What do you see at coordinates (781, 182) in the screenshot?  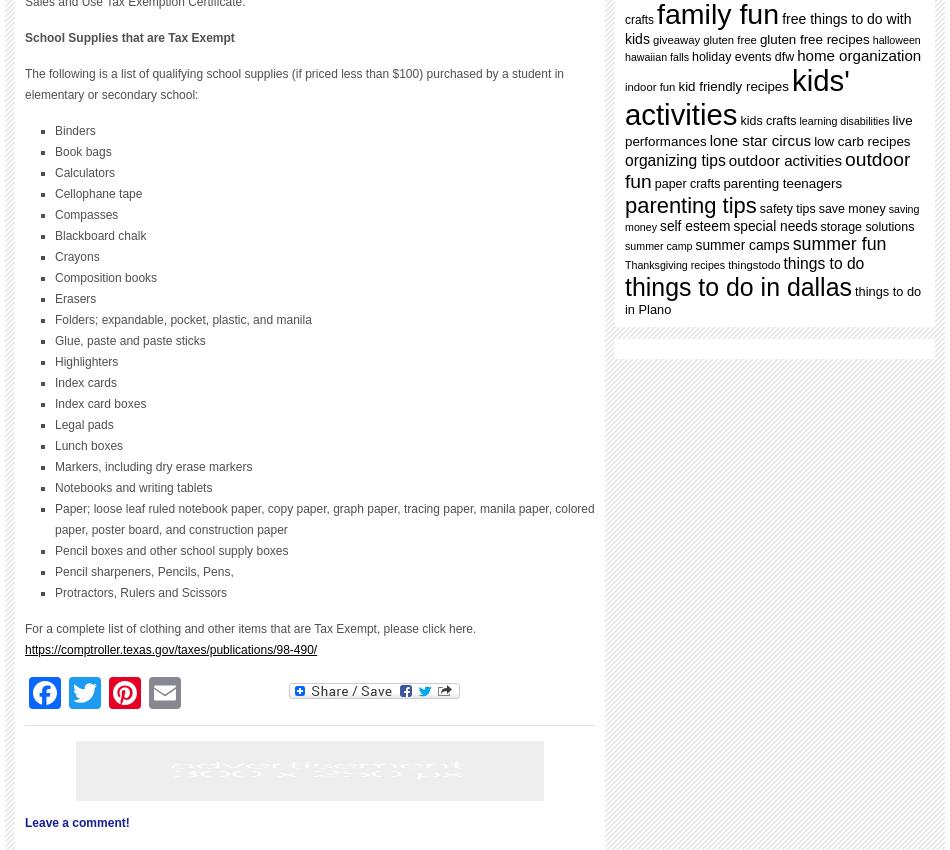 I see `'parenting teenagers'` at bounding box center [781, 182].